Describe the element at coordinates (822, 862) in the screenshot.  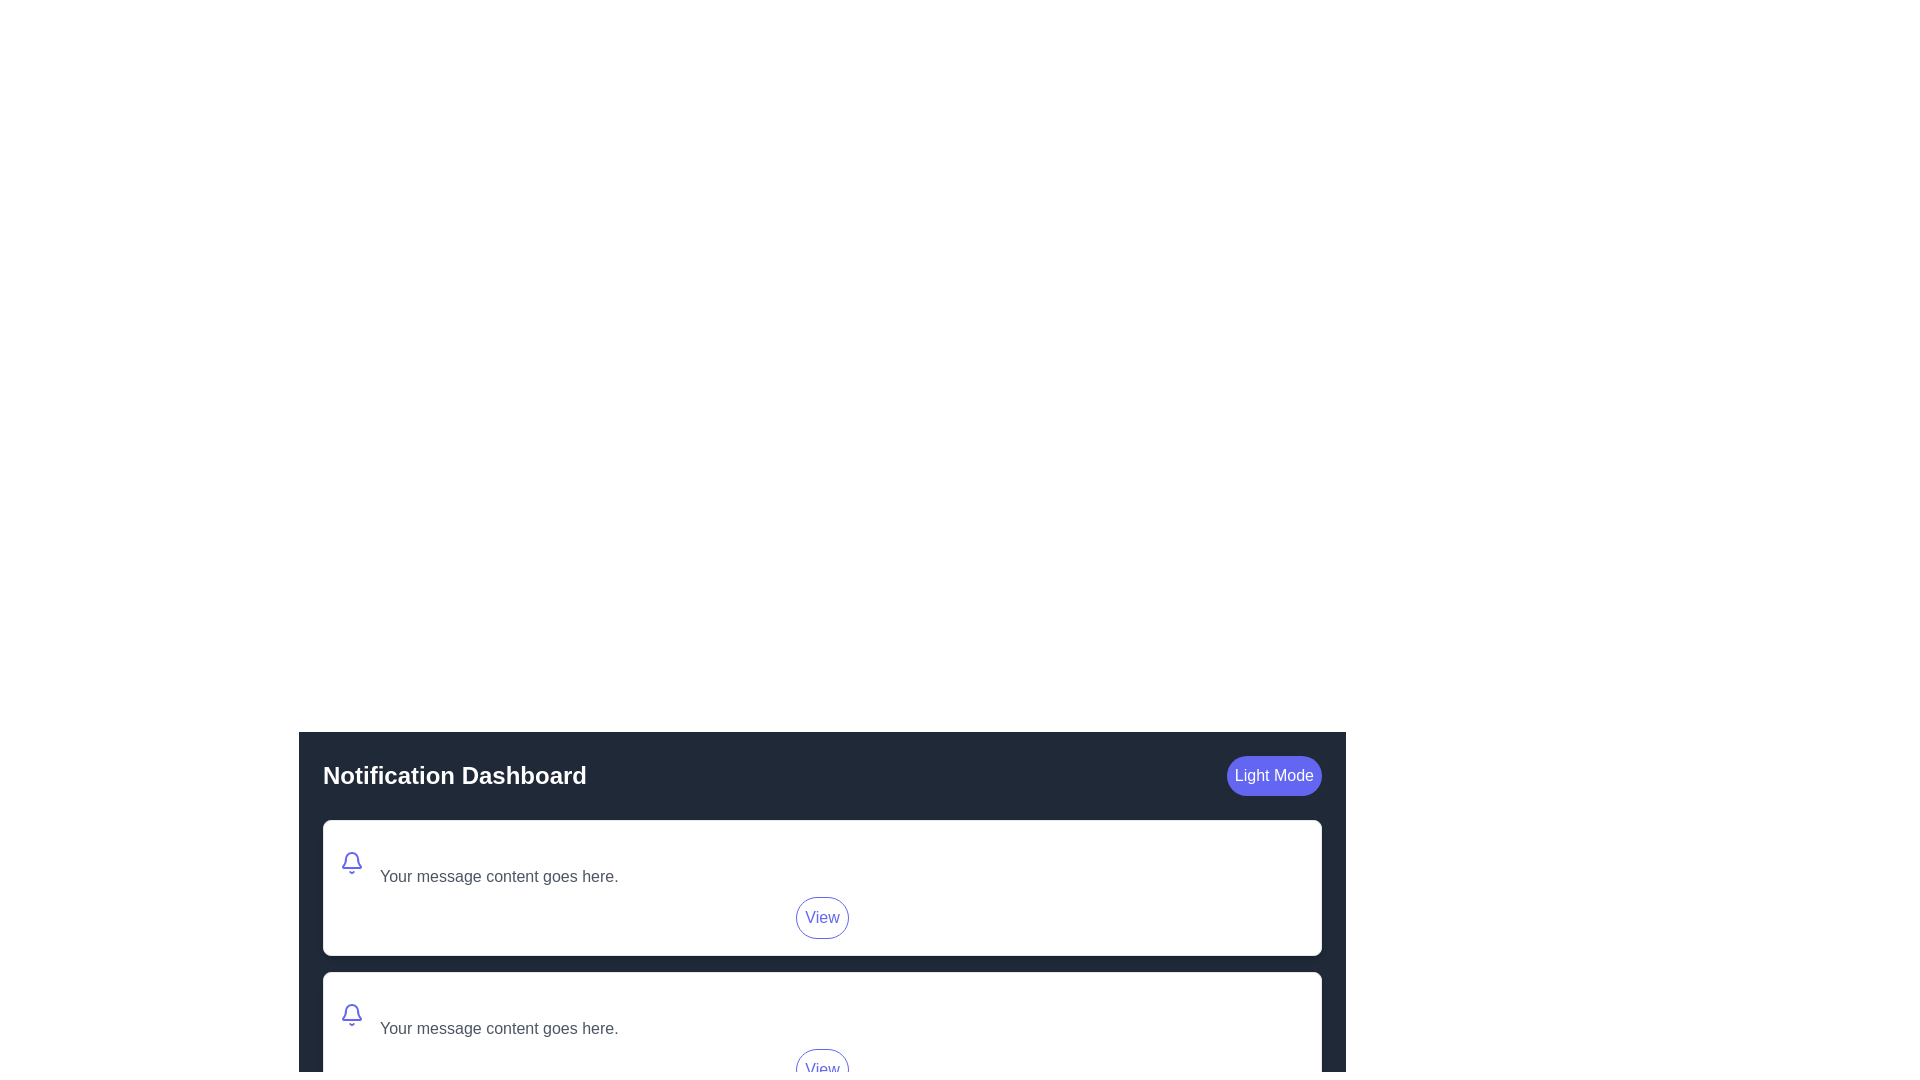
I see `the notification list item located within the first notification card under the title 'Notification Dashboard', which is to the left and center-aligned relative to the 'View' button` at that location.